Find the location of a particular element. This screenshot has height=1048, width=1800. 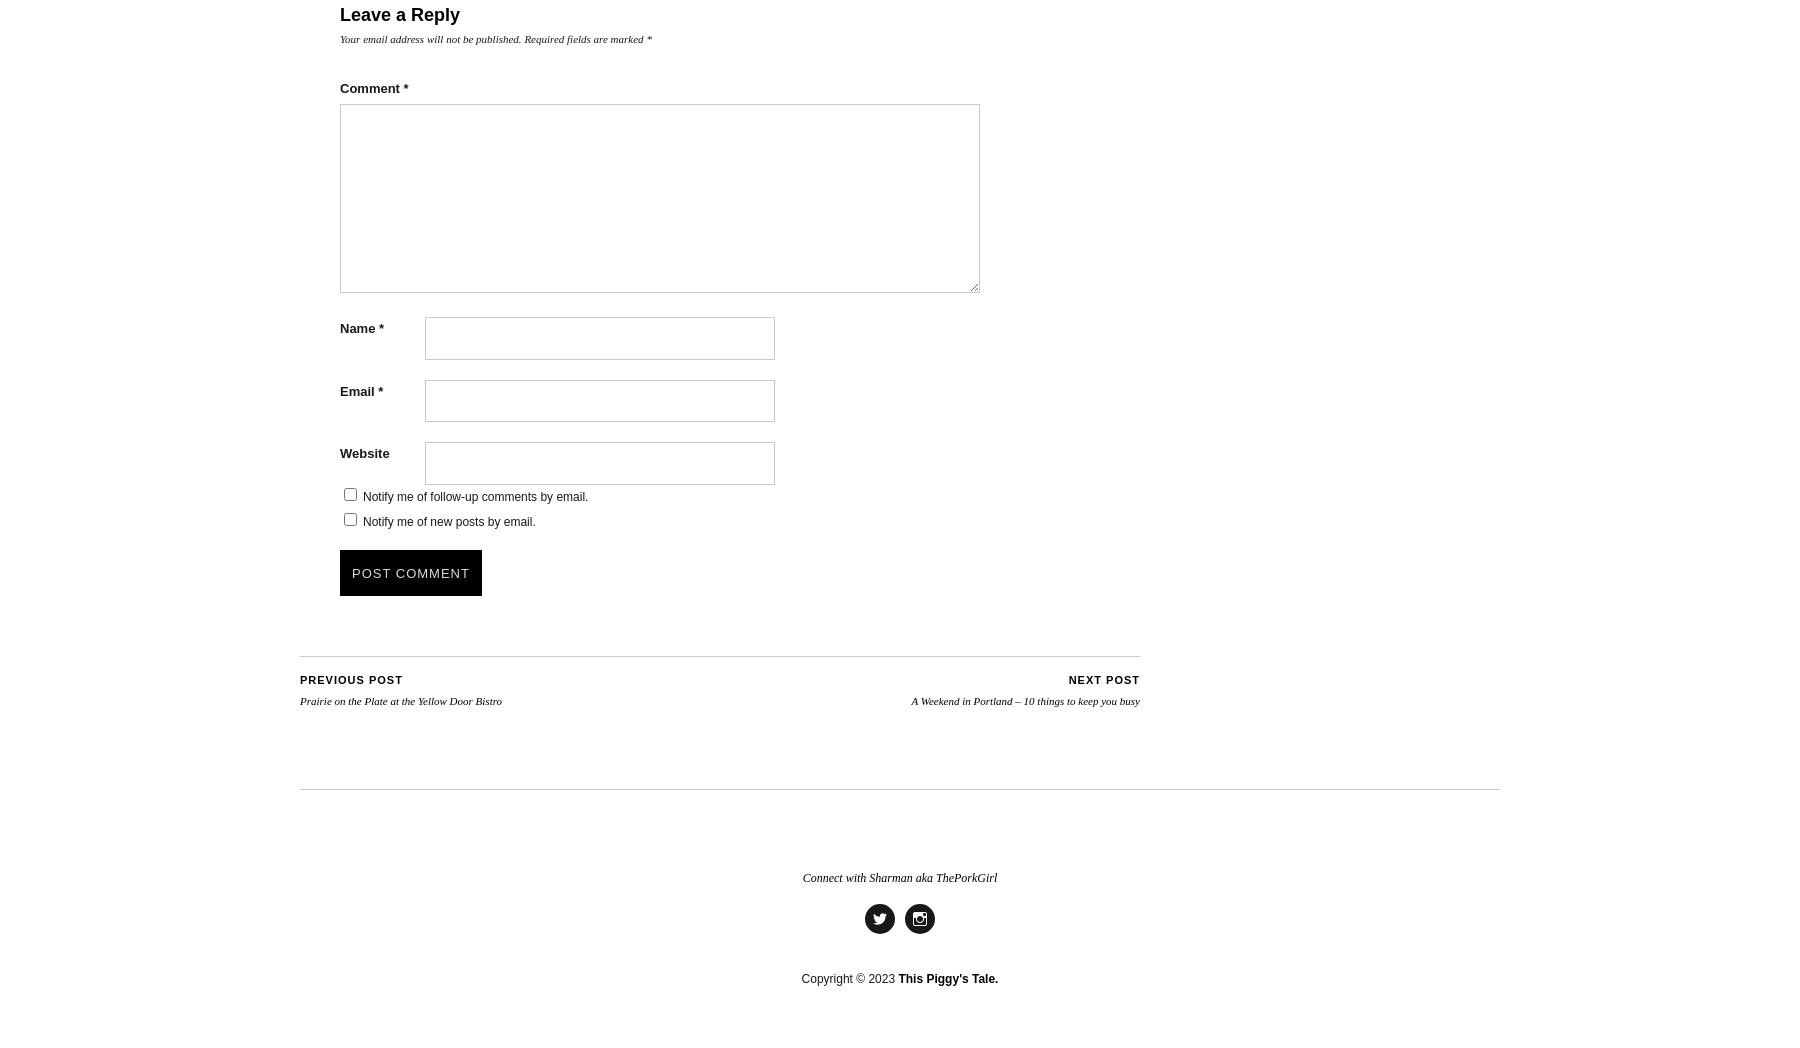

'Notify me of new posts by email.' is located at coordinates (448, 522).